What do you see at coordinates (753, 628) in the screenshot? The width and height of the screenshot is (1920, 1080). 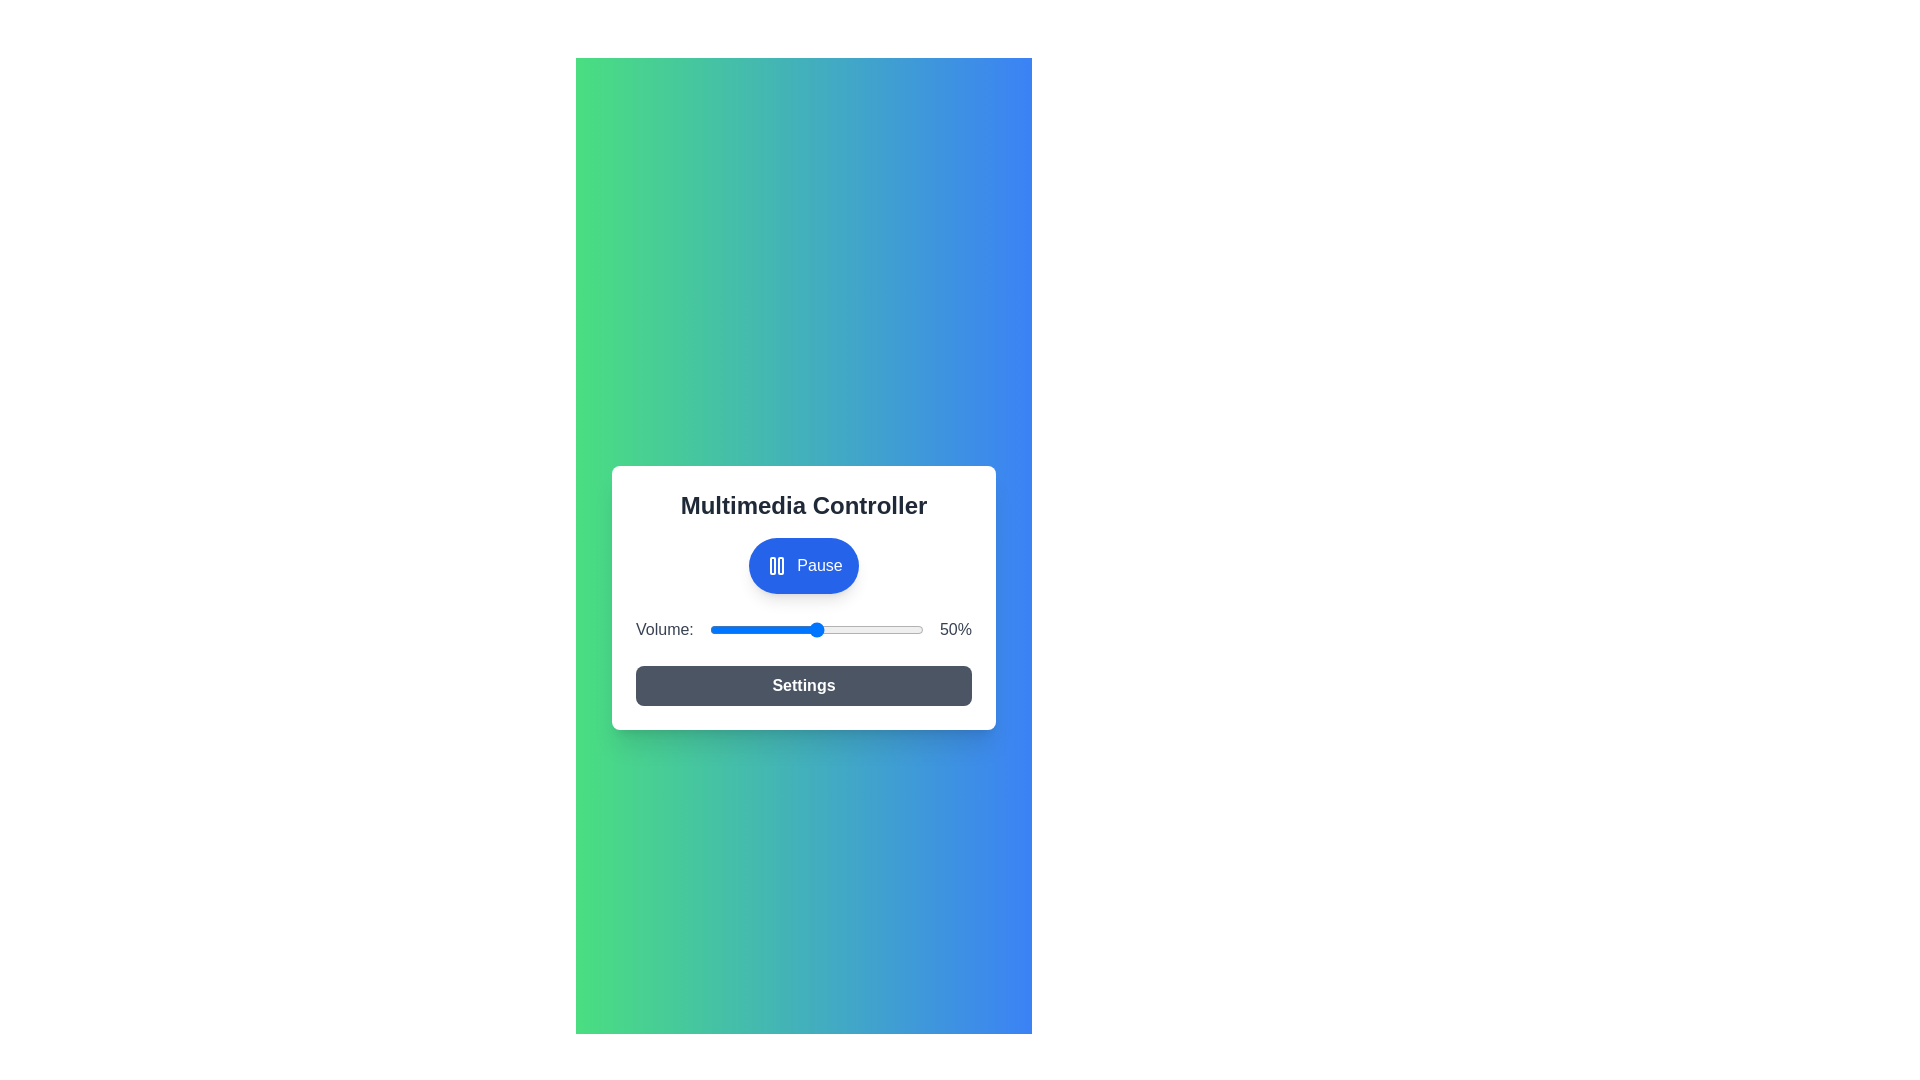 I see `the volume` at bounding box center [753, 628].